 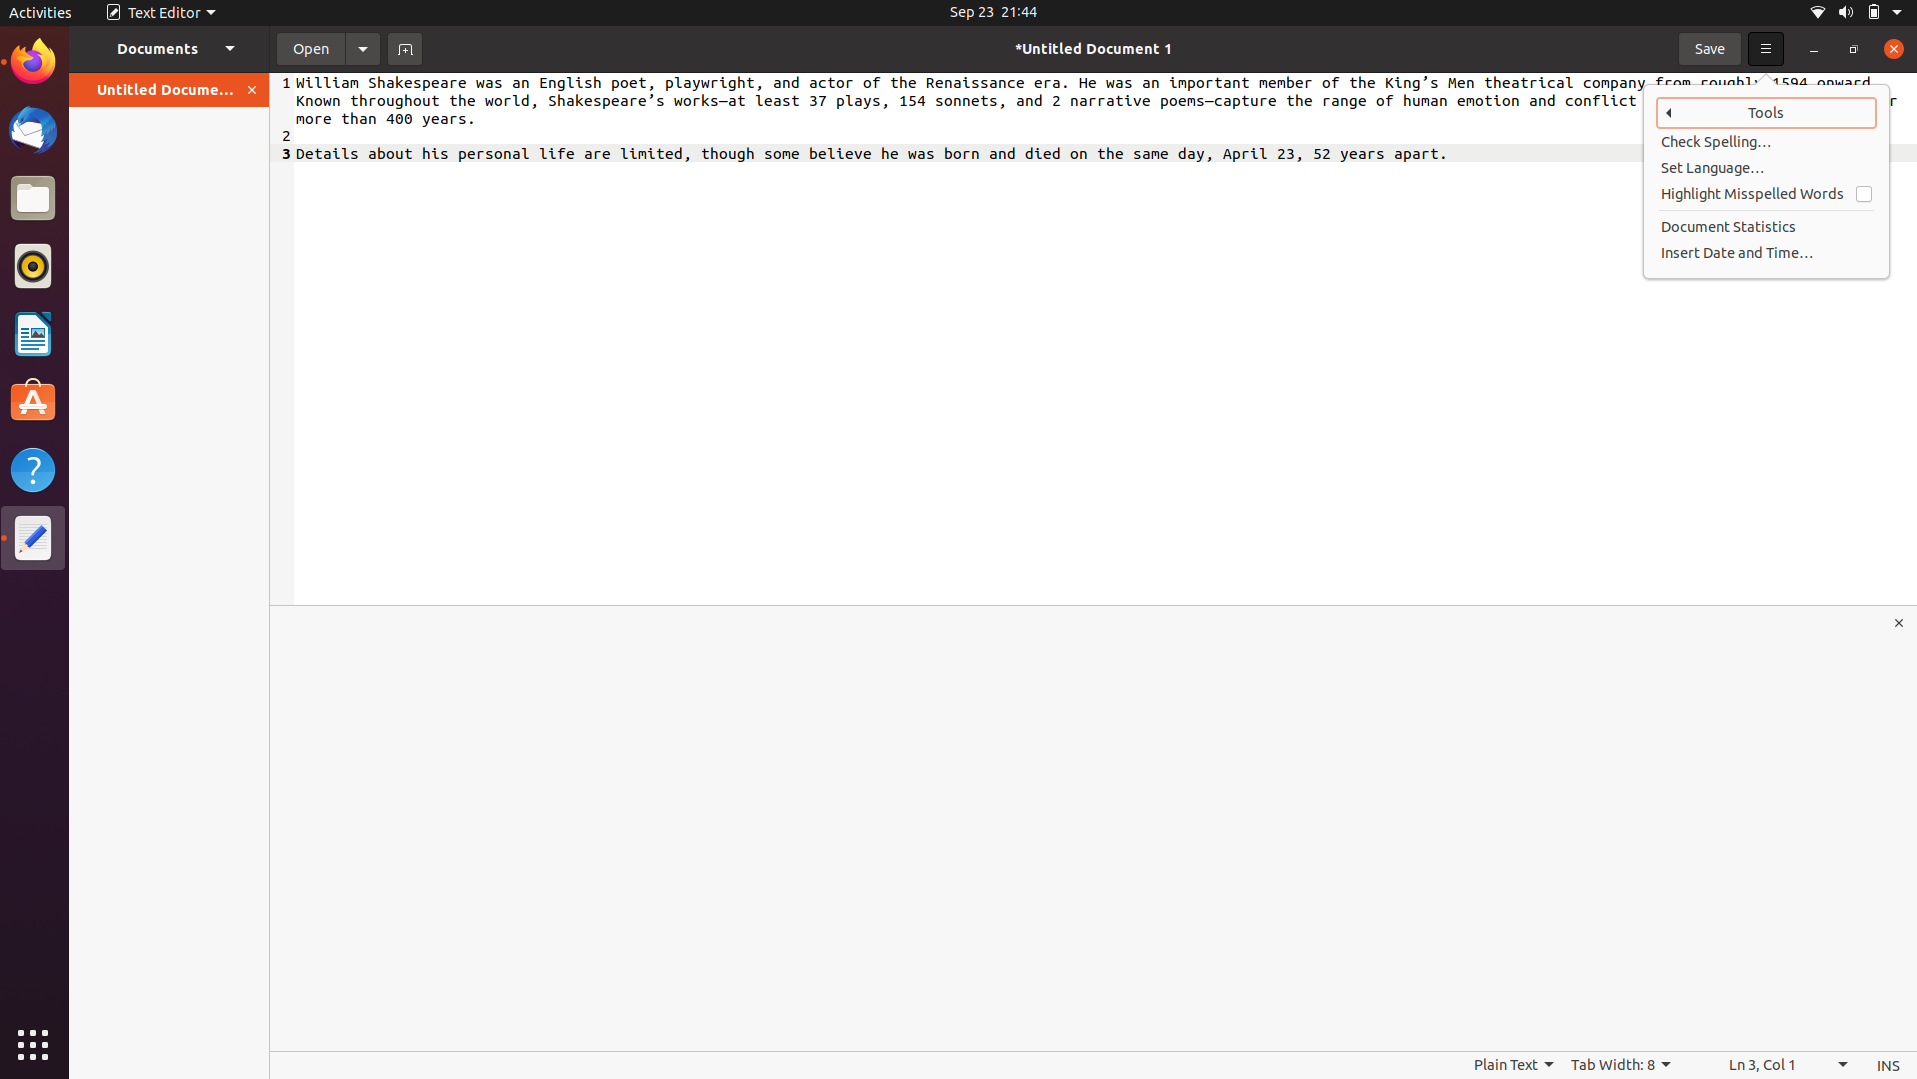 I want to click on Activate the document options menu, so click(x=362, y=47).